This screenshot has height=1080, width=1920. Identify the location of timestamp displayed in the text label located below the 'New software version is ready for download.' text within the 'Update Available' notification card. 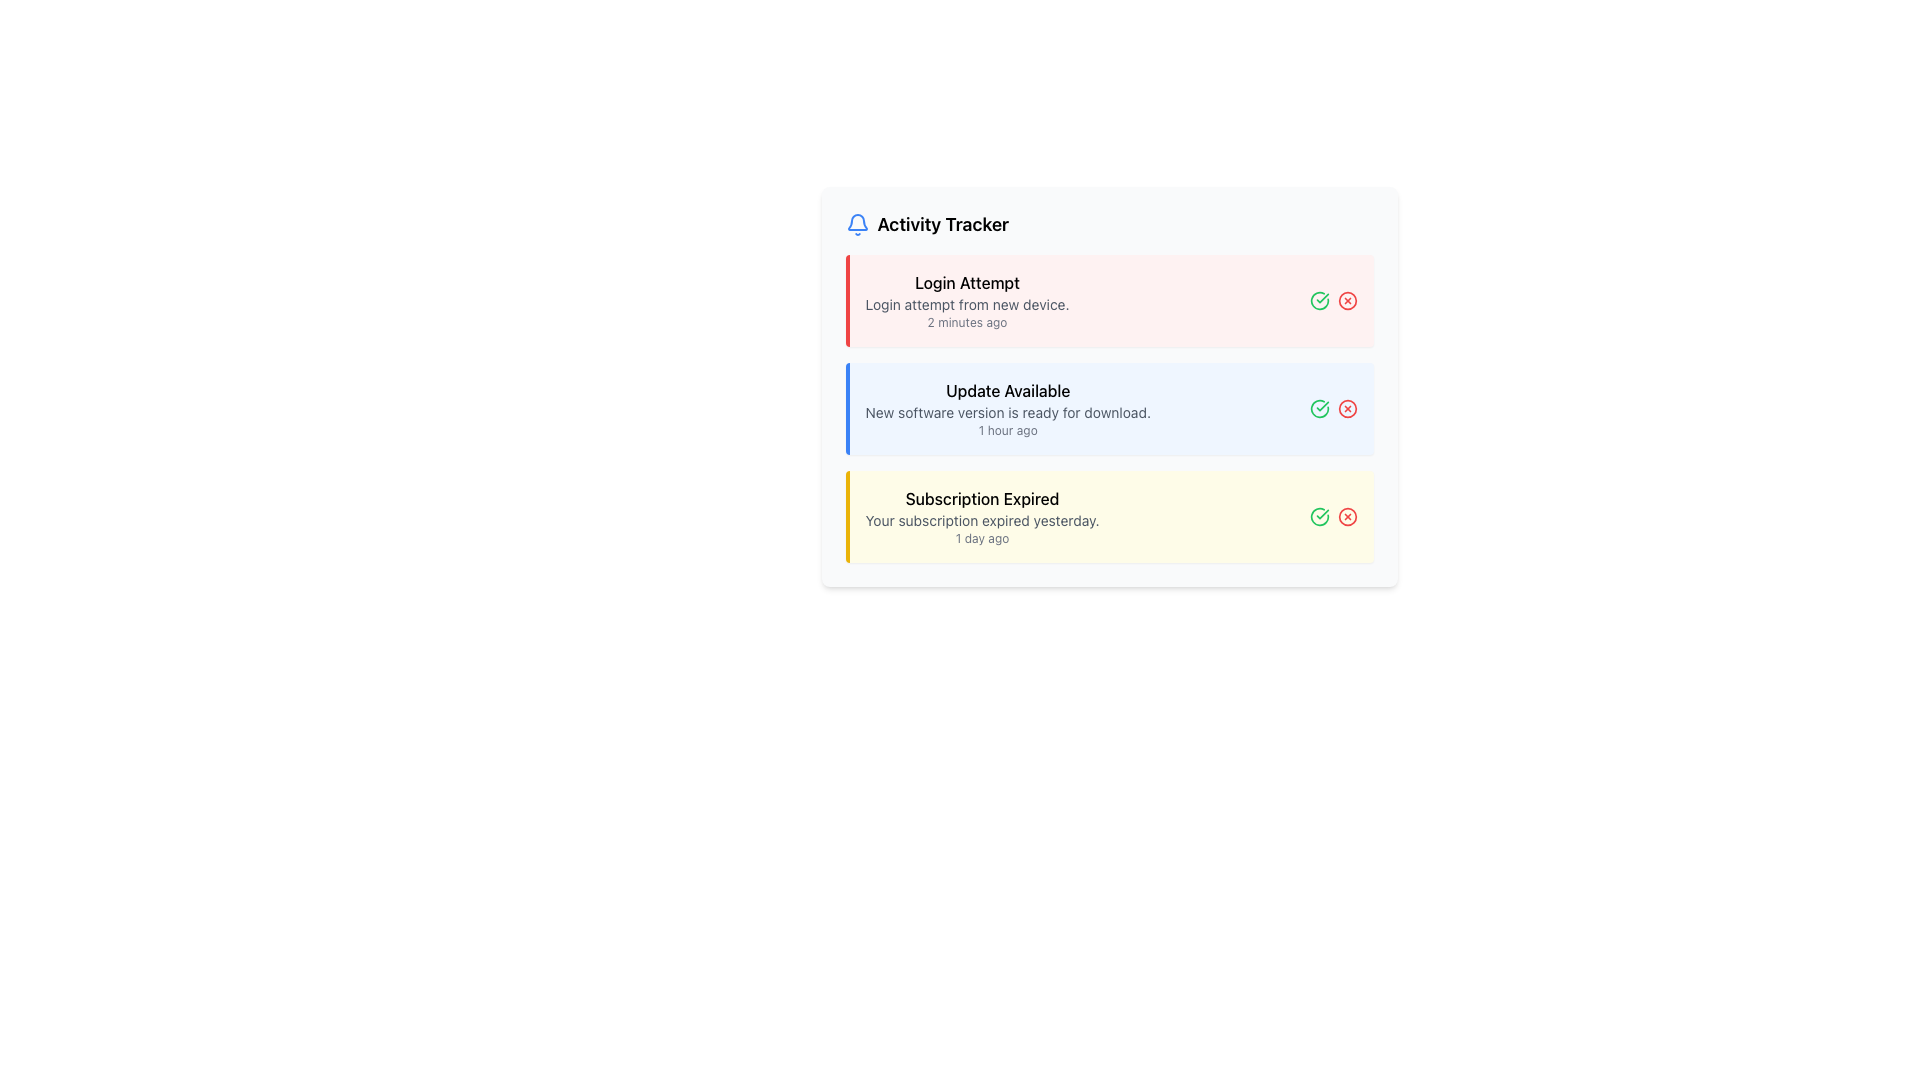
(1008, 430).